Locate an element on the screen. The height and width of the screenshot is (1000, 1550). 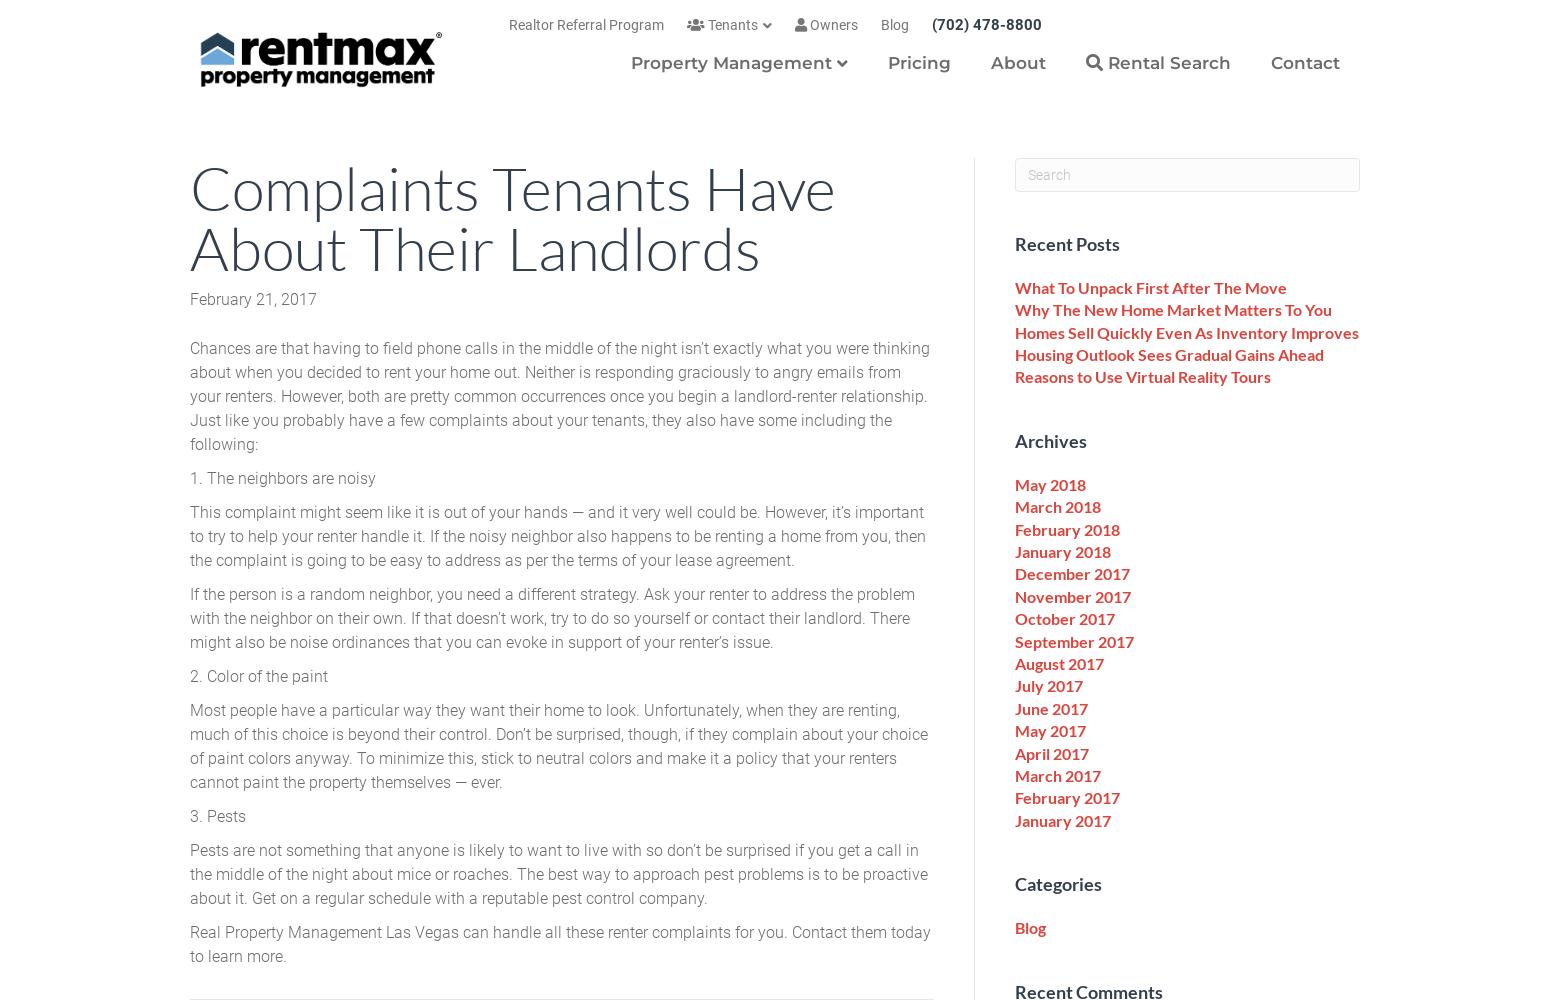
'Realtor Referral Program' is located at coordinates (585, 25).